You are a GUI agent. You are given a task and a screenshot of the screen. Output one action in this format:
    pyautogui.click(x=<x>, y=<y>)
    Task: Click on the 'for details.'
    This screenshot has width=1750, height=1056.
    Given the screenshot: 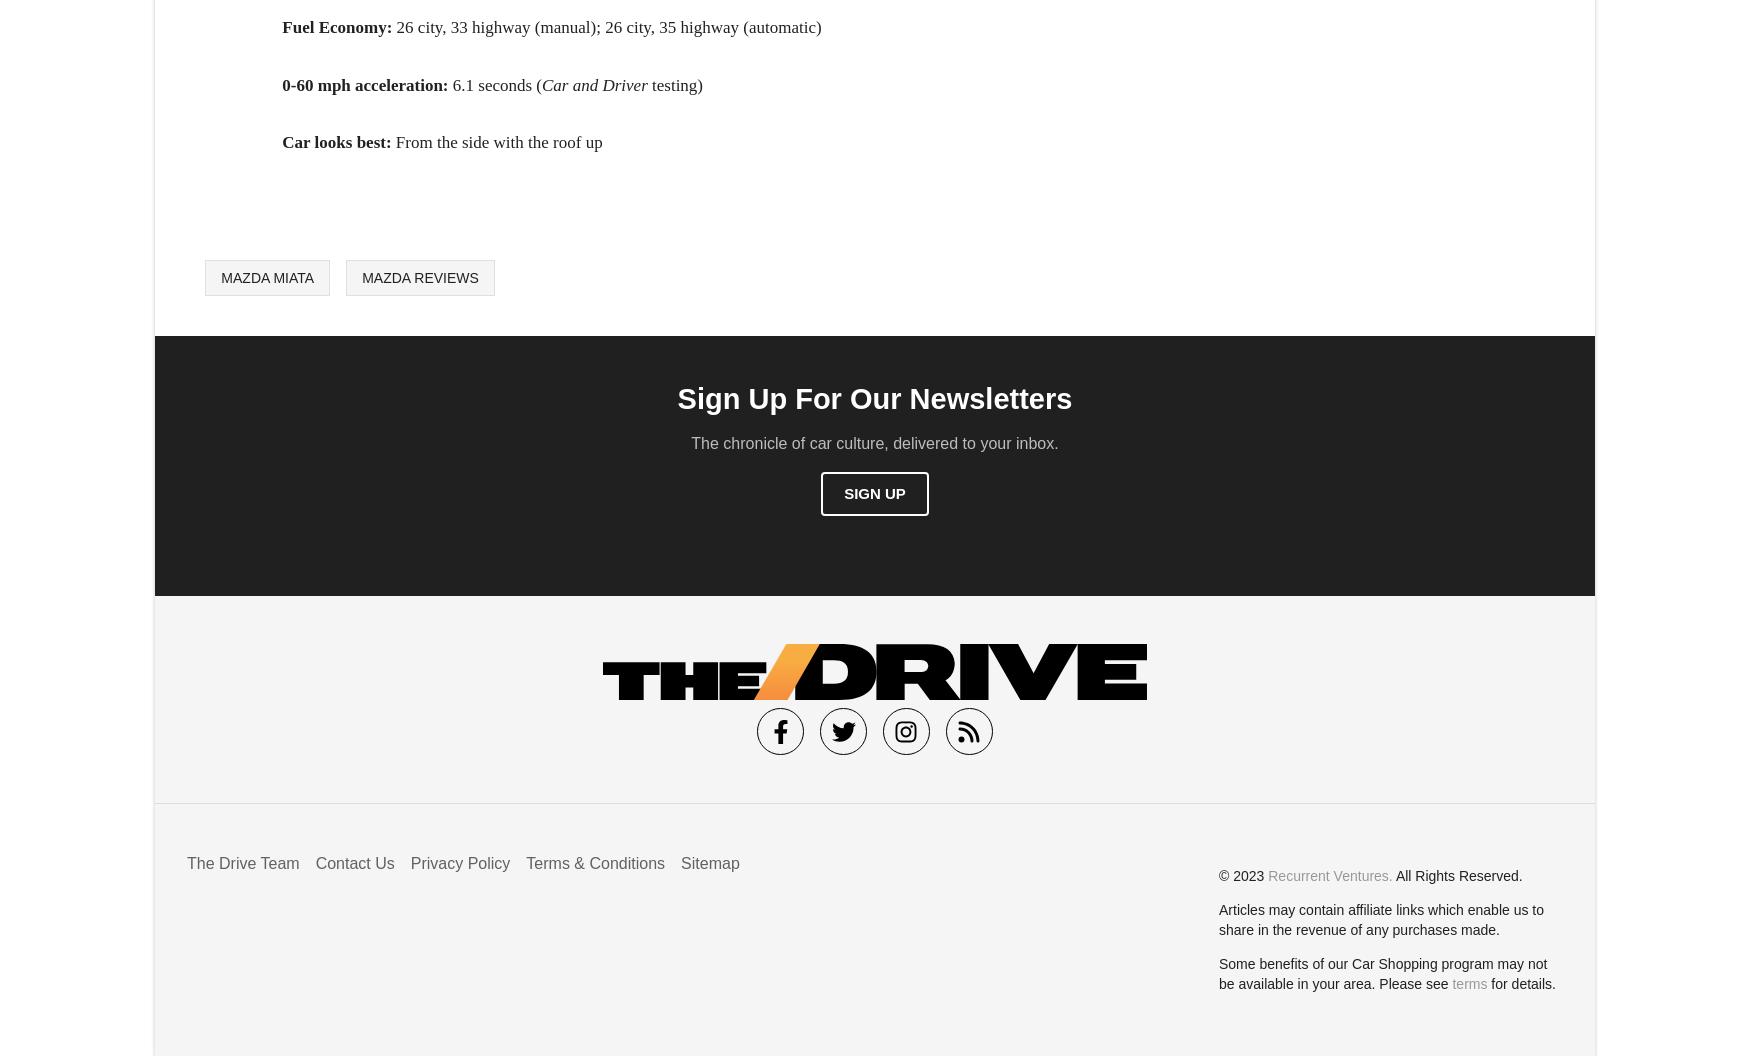 What is the action you would take?
    pyautogui.click(x=1519, y=983)
    